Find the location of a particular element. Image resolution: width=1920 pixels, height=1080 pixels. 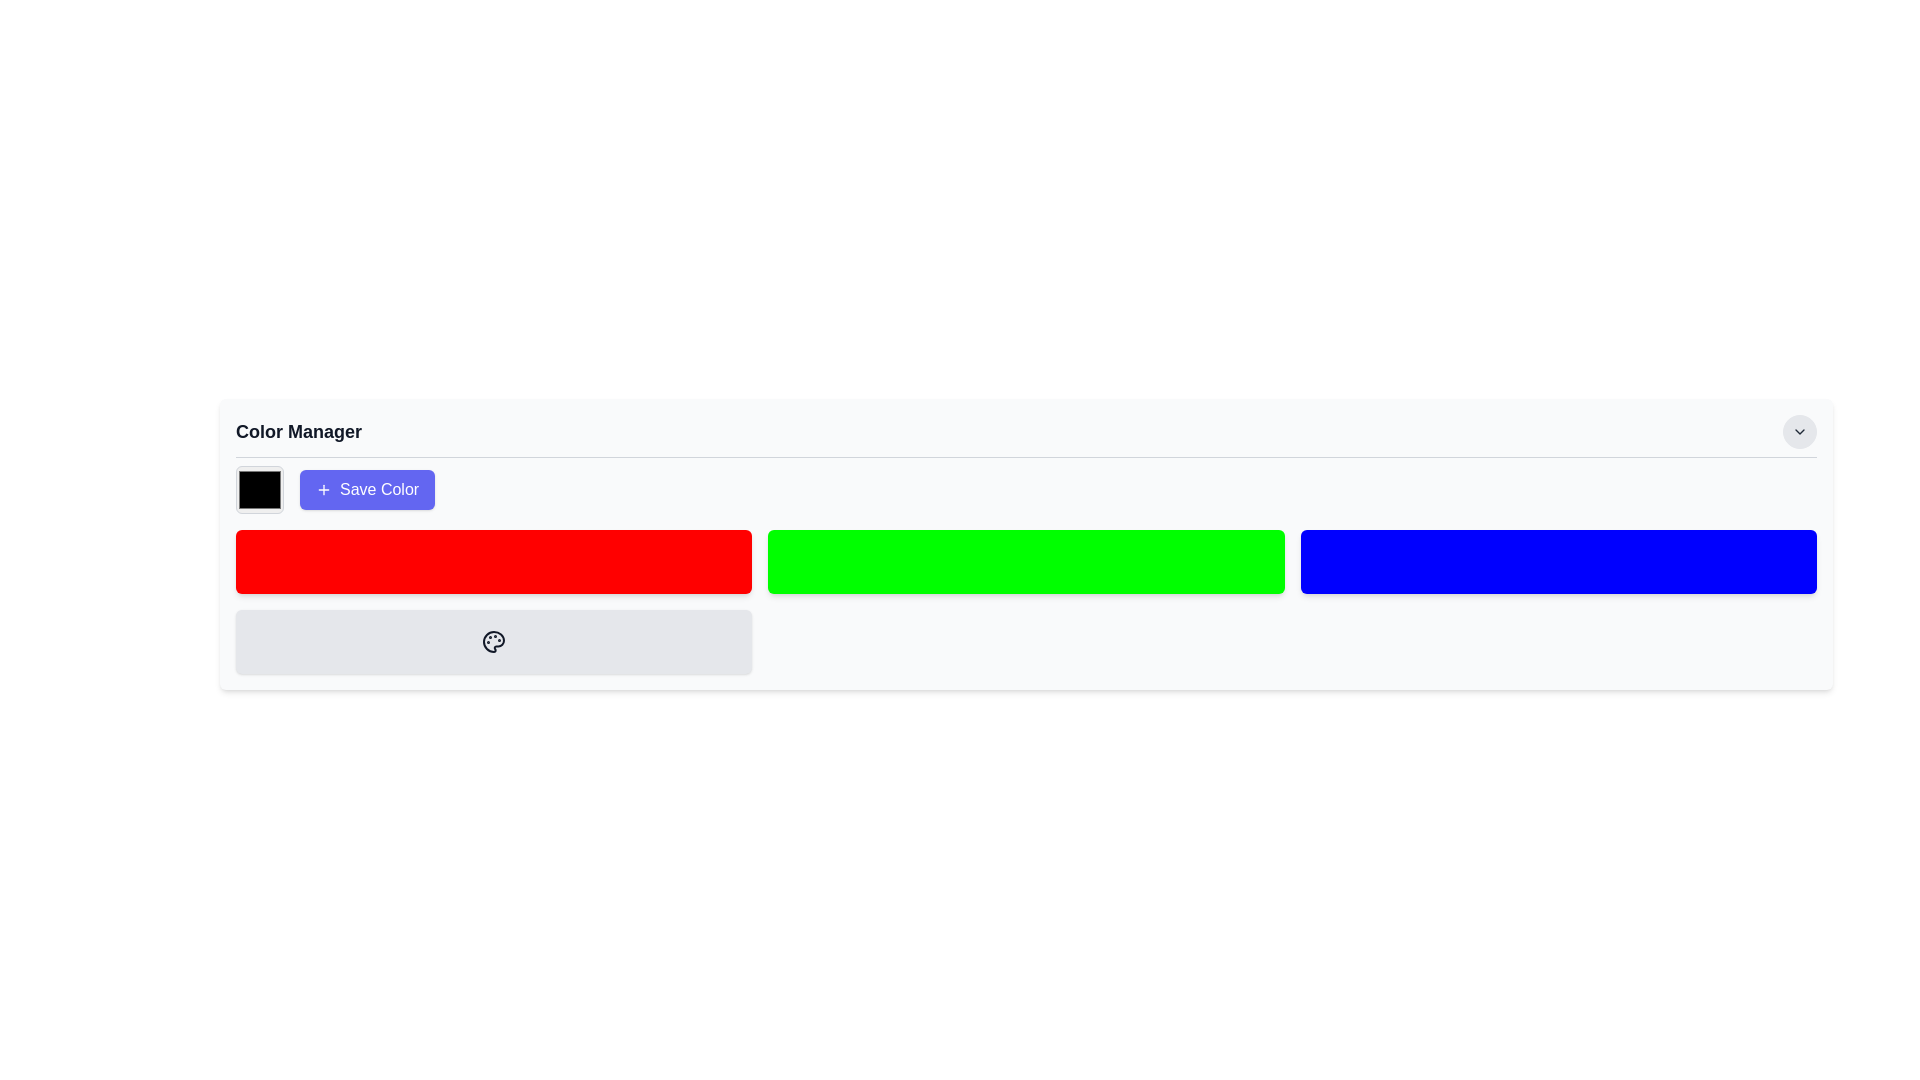

the SVG Icon which signifies an addition or increment action, located to the left of the 'Save Color' button in the 'Color Manager' section is located at coordinates (324, 489).